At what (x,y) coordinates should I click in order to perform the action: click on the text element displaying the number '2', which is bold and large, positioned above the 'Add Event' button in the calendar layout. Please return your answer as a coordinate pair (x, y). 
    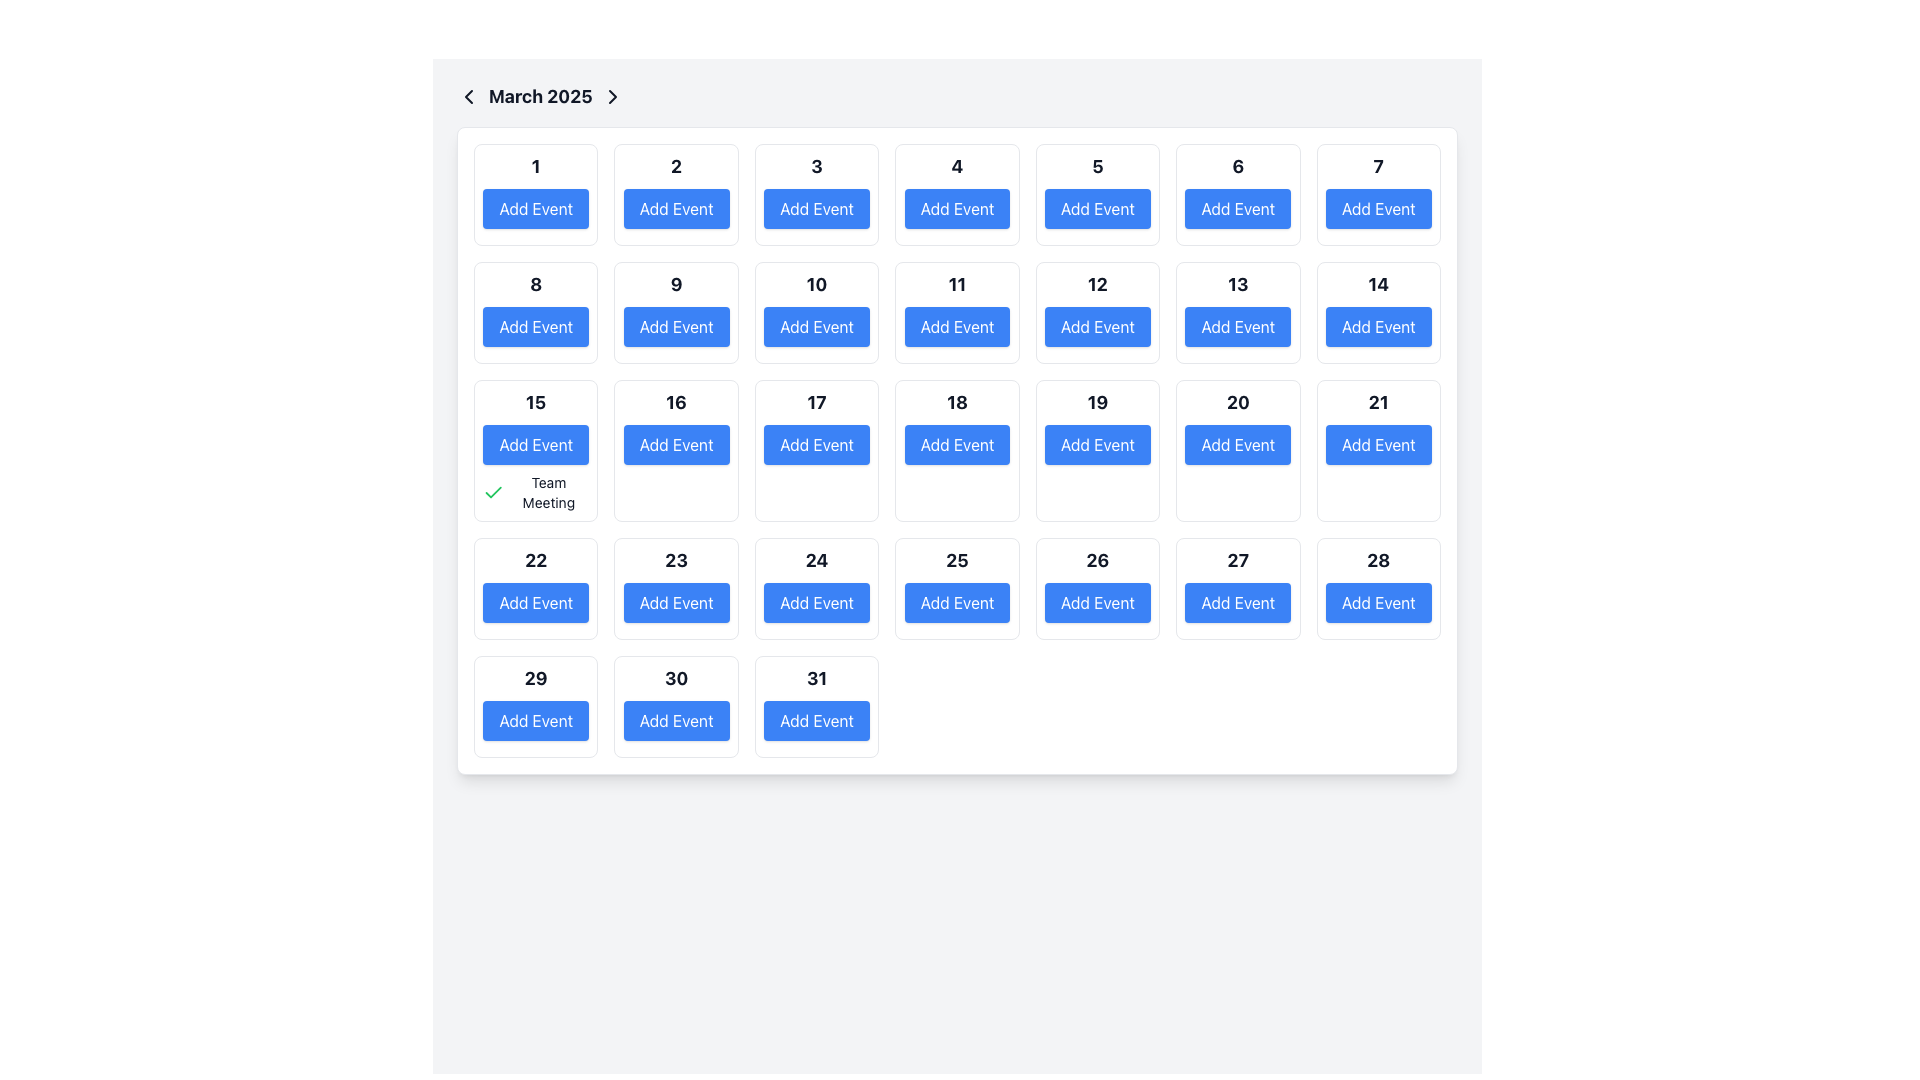
    Looking at the image, I should click on (676, 165).